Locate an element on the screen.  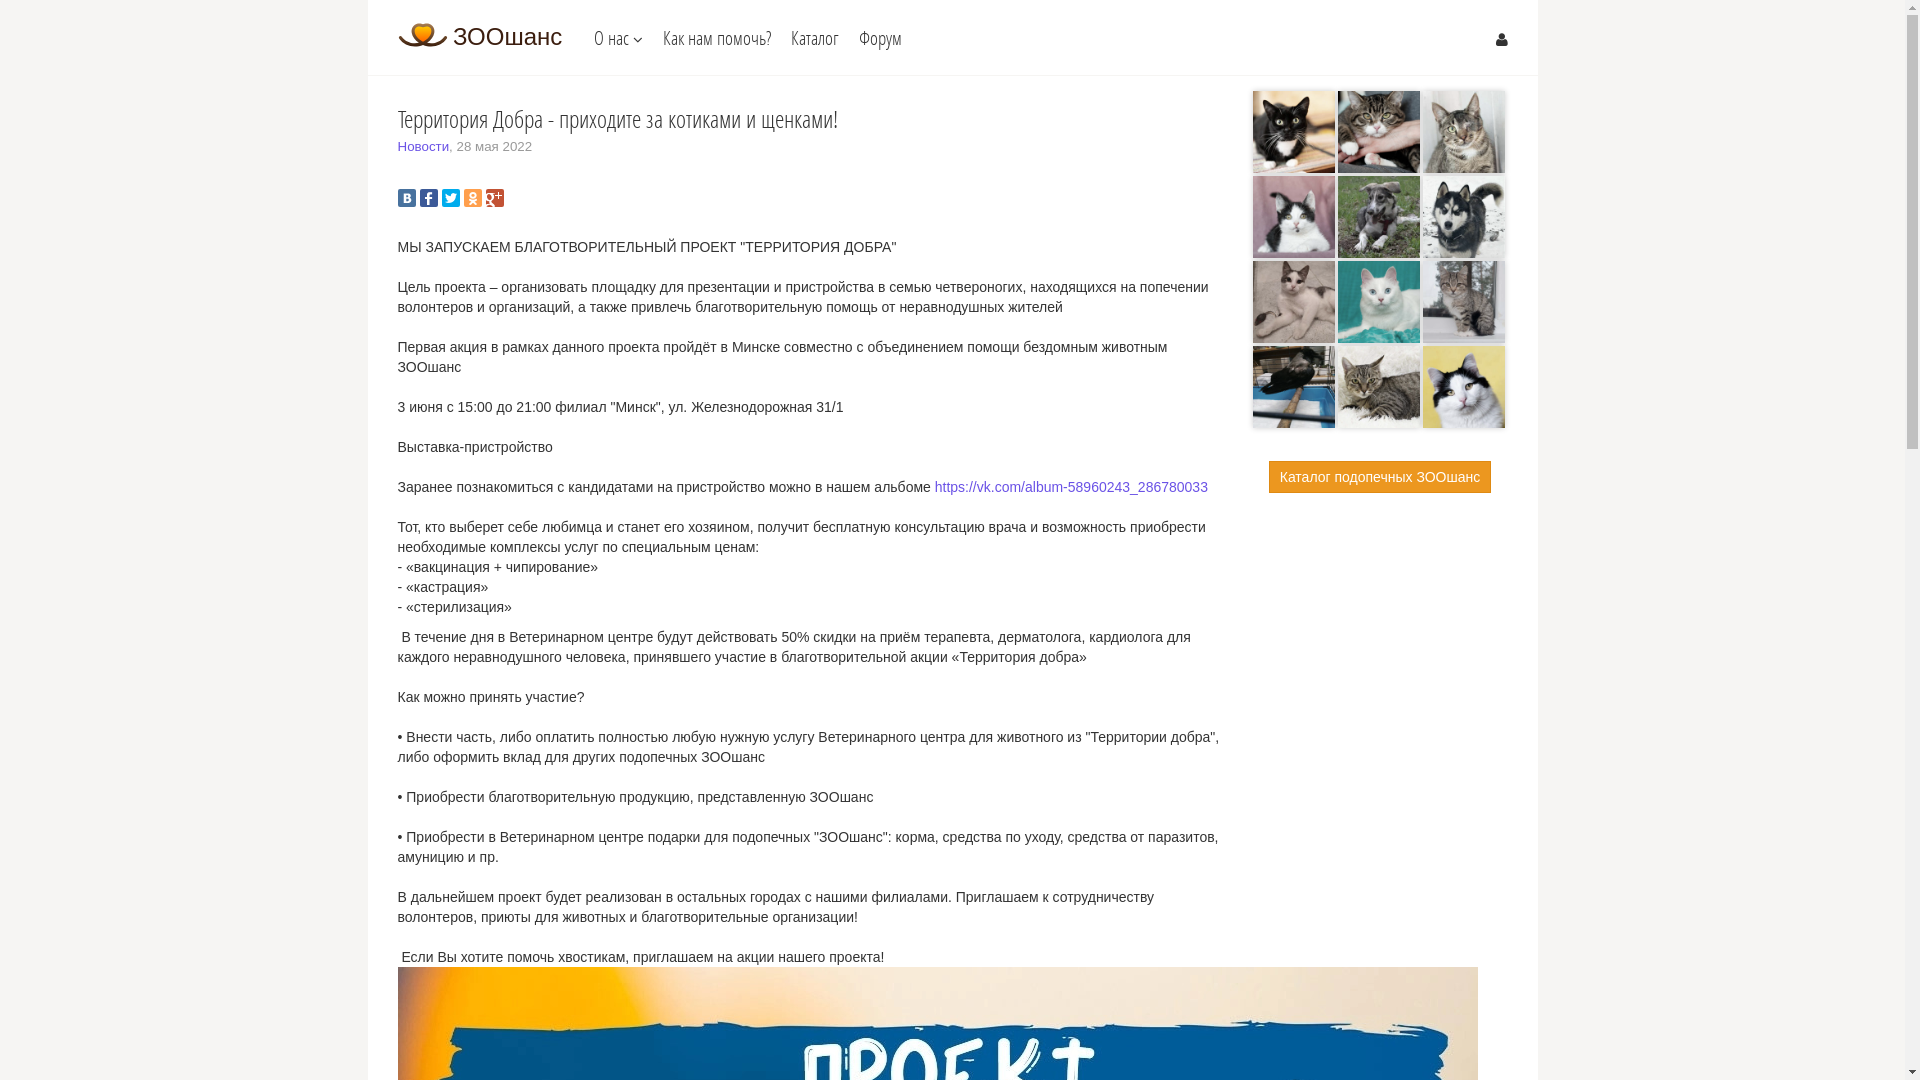
'Facebook' is located at coordinates (427, 197).